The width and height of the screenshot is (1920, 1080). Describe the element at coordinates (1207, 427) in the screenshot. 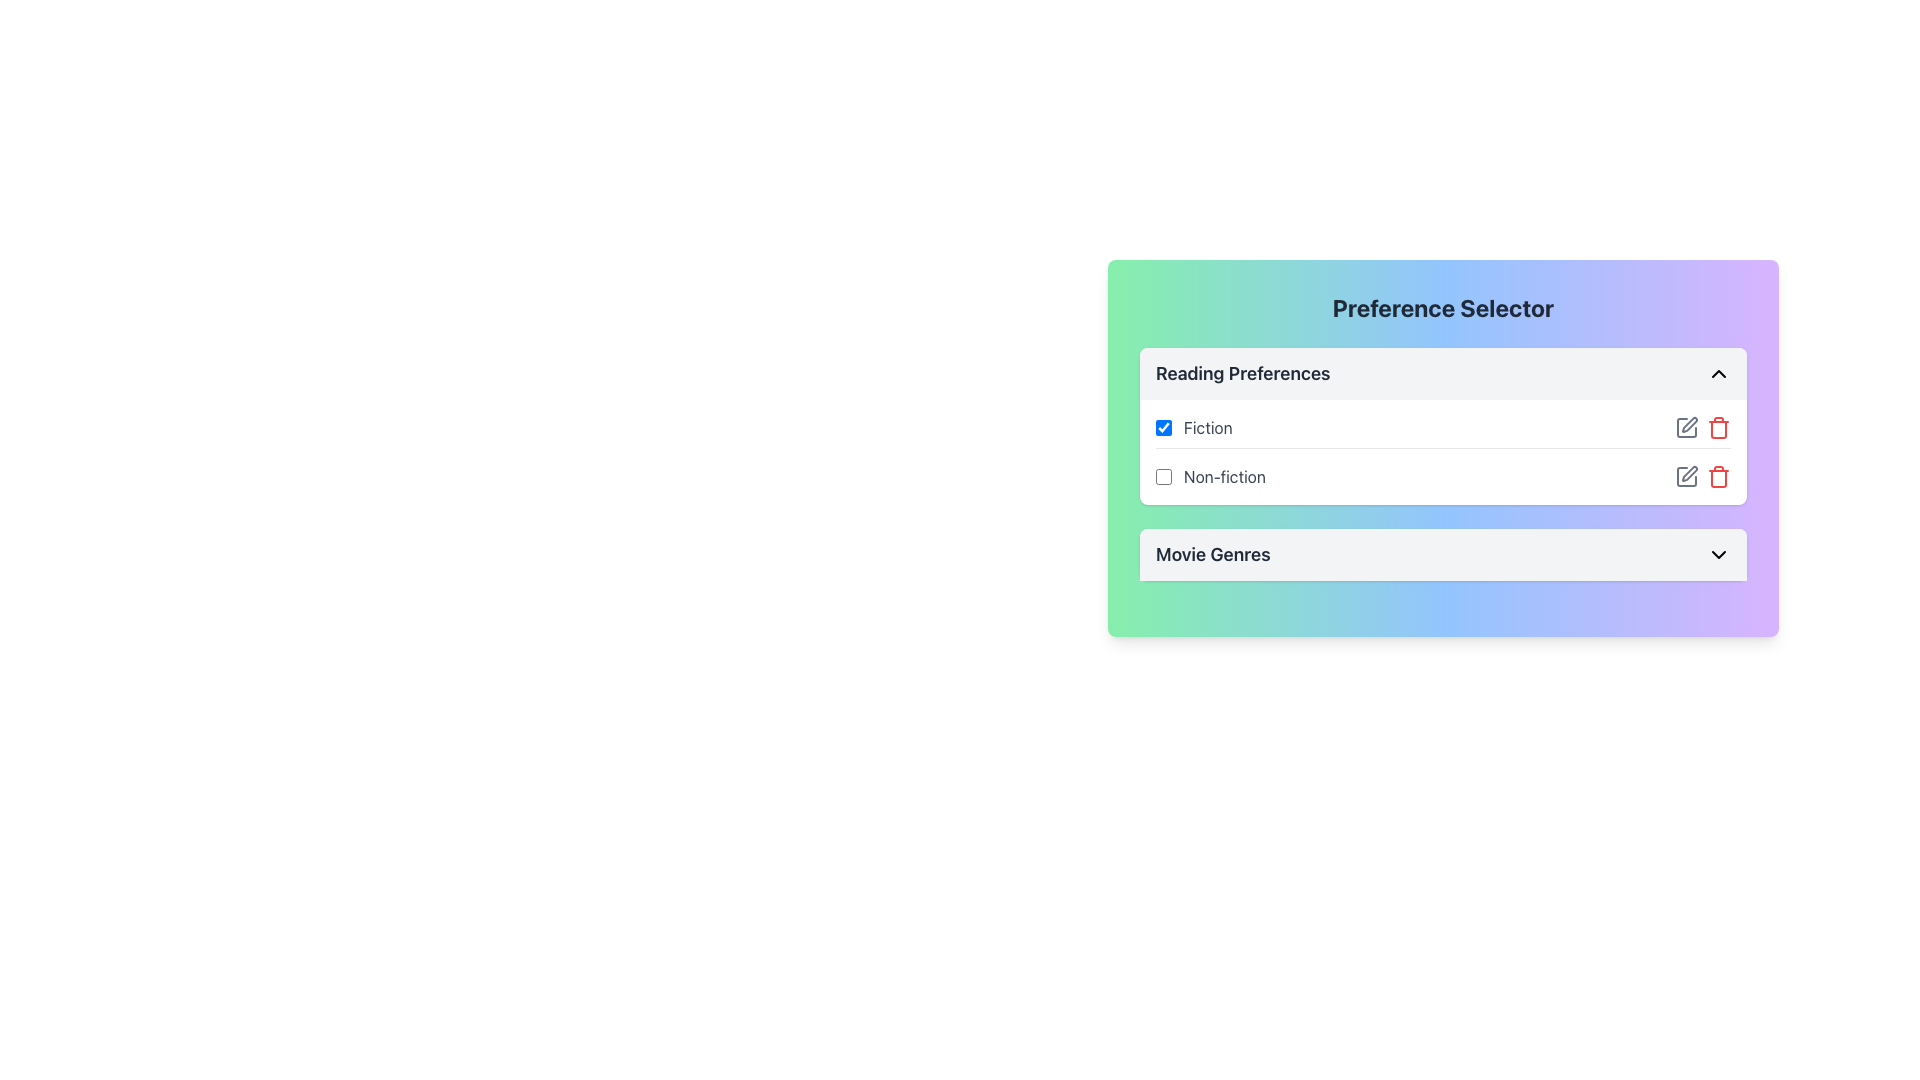

I see `the 'Fiction' text label which describes the selectable option in the 'Reading Preferences' category, located to the right of the blue checkbox` at that location.